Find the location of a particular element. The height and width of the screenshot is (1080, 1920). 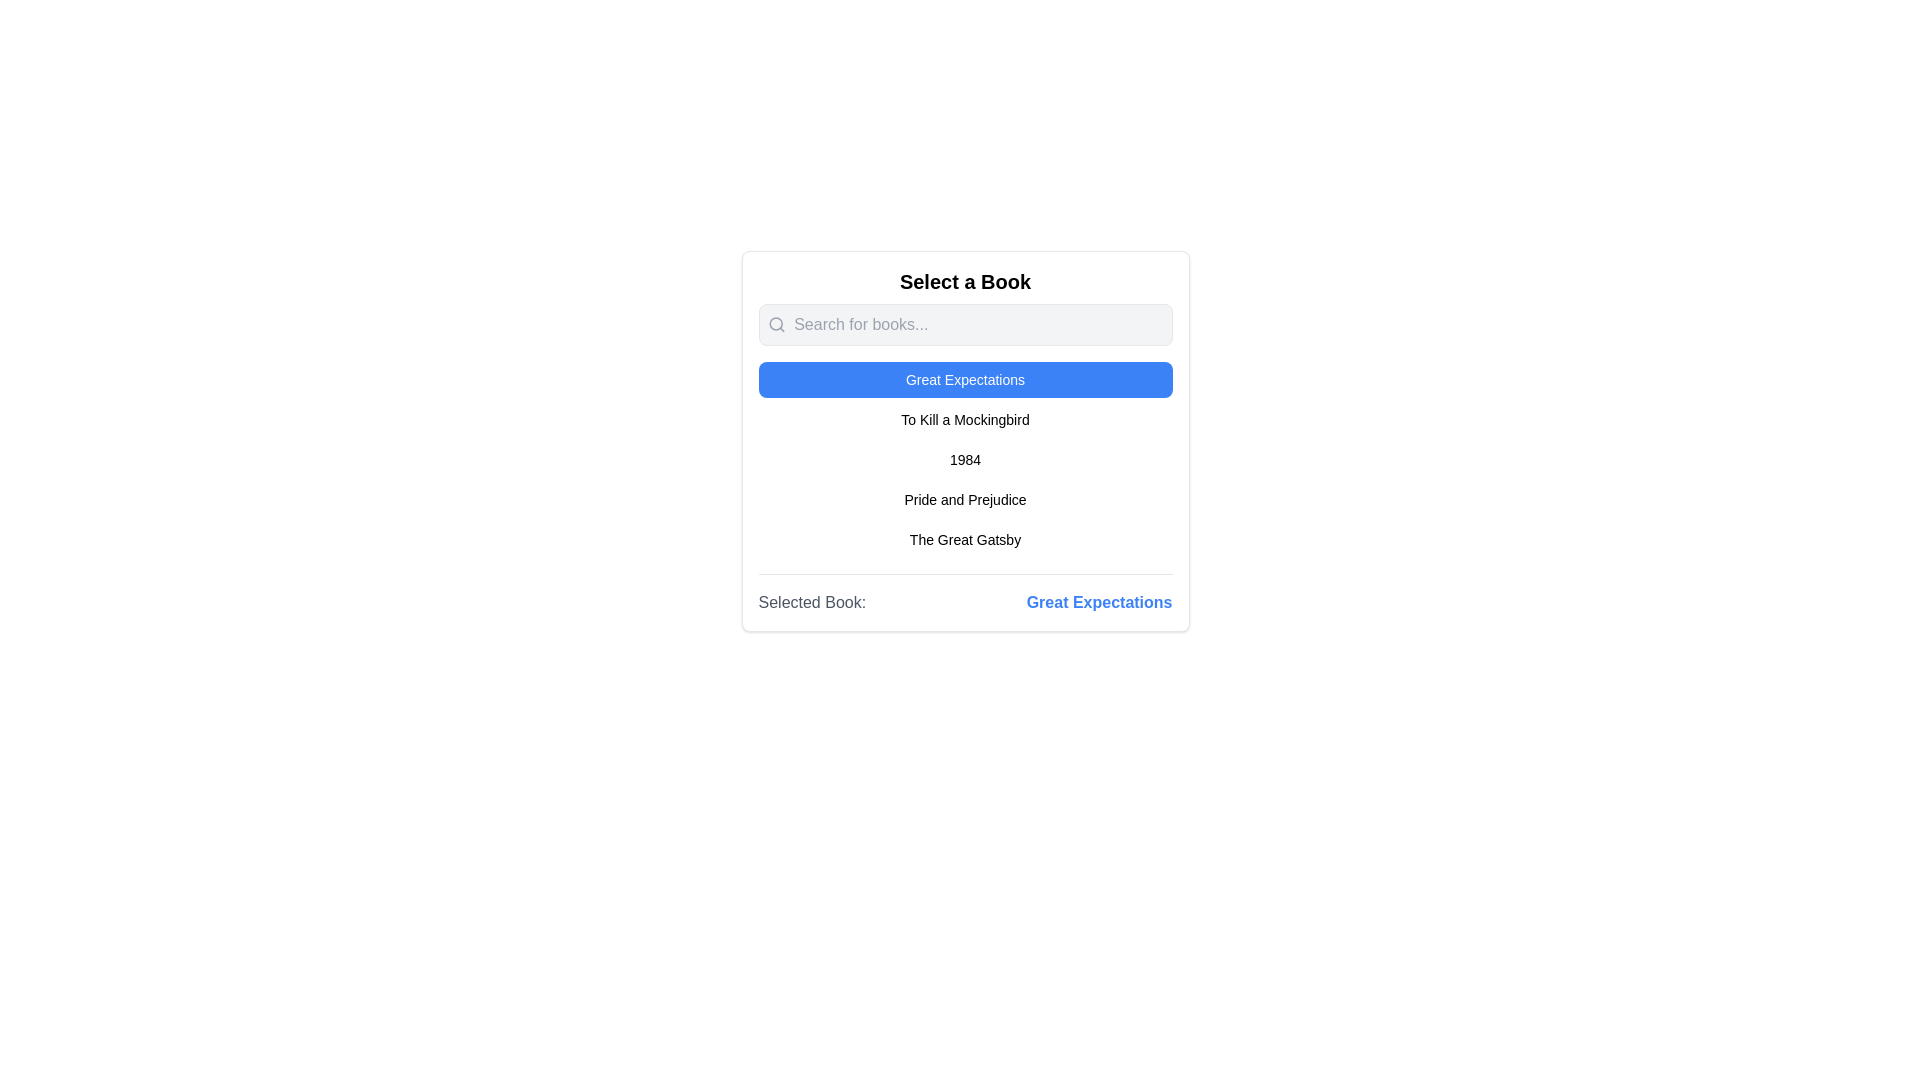

the text item representing the book title 'Pride and Prejudice' in the vertical list of book titles is located at coordinates (965, 499).